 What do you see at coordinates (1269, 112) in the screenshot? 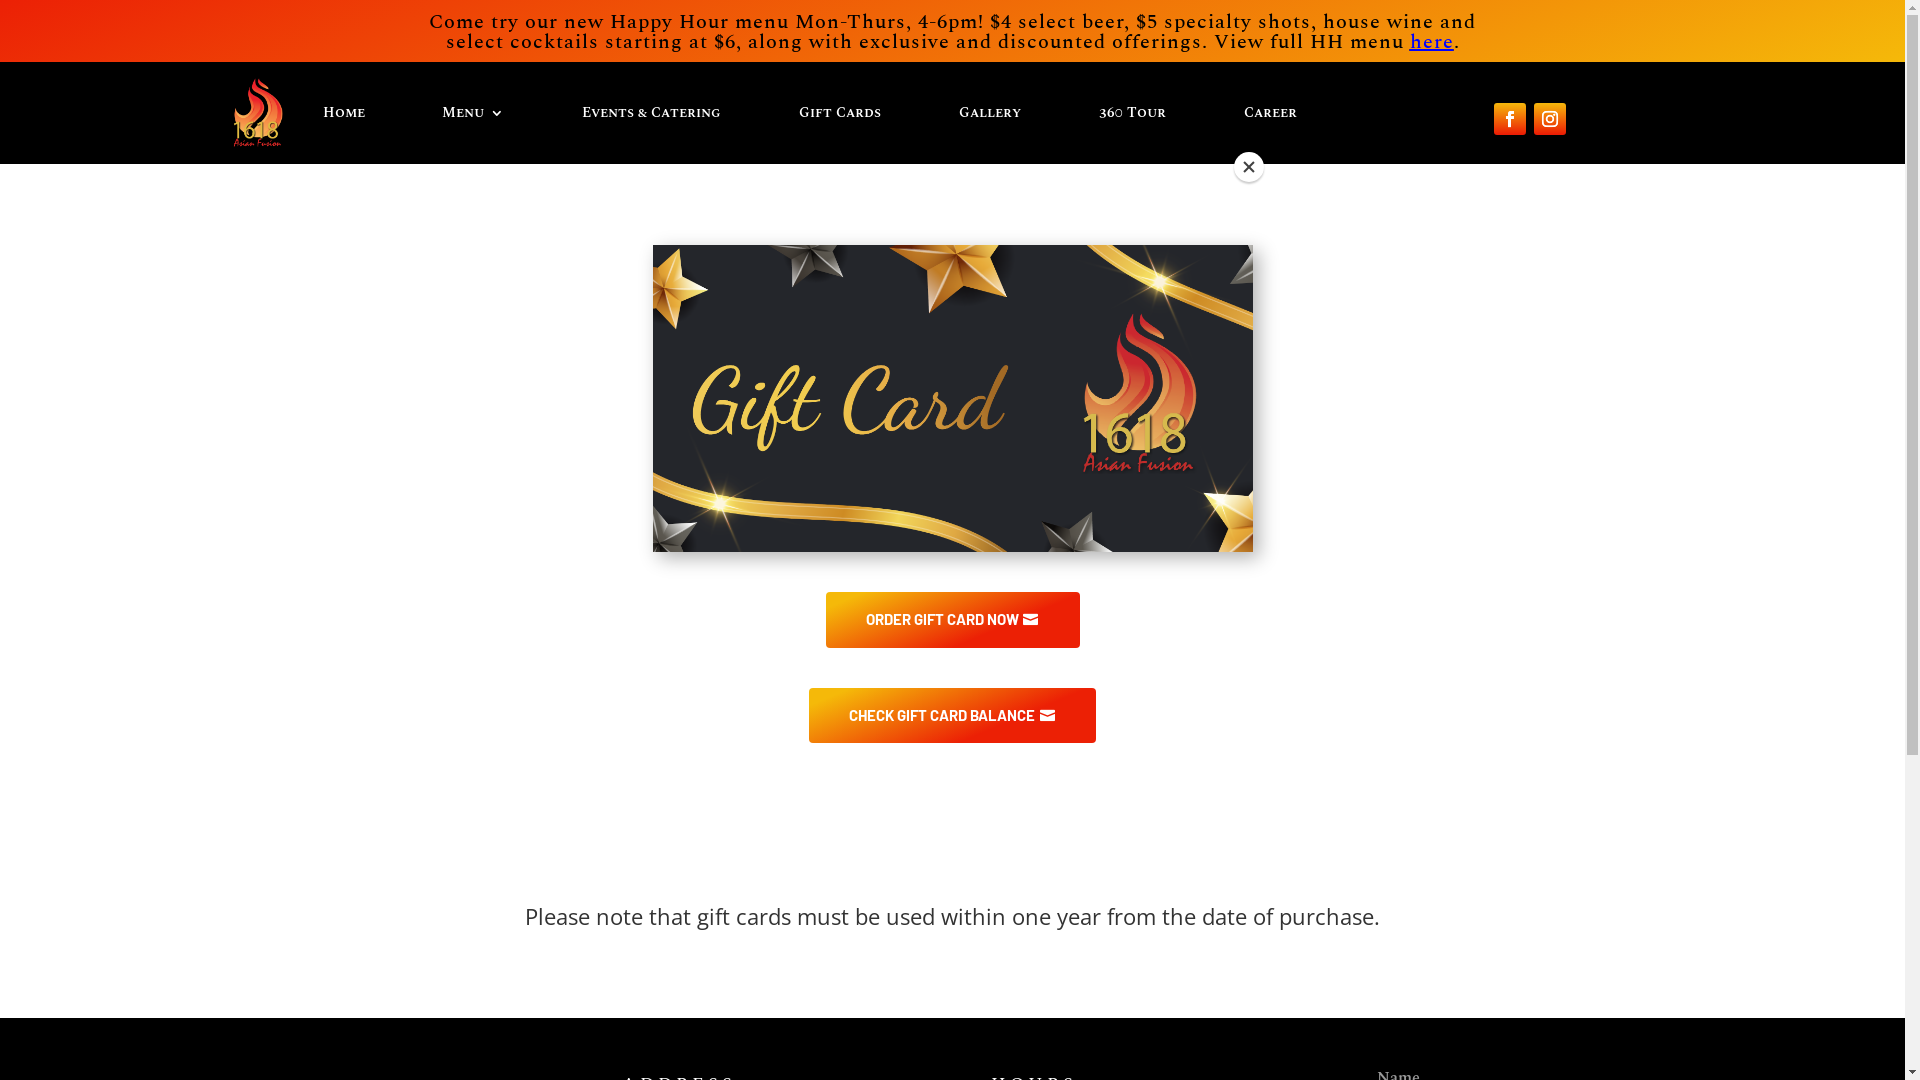
I see `'Career'` at bounding box center [1269, 112].